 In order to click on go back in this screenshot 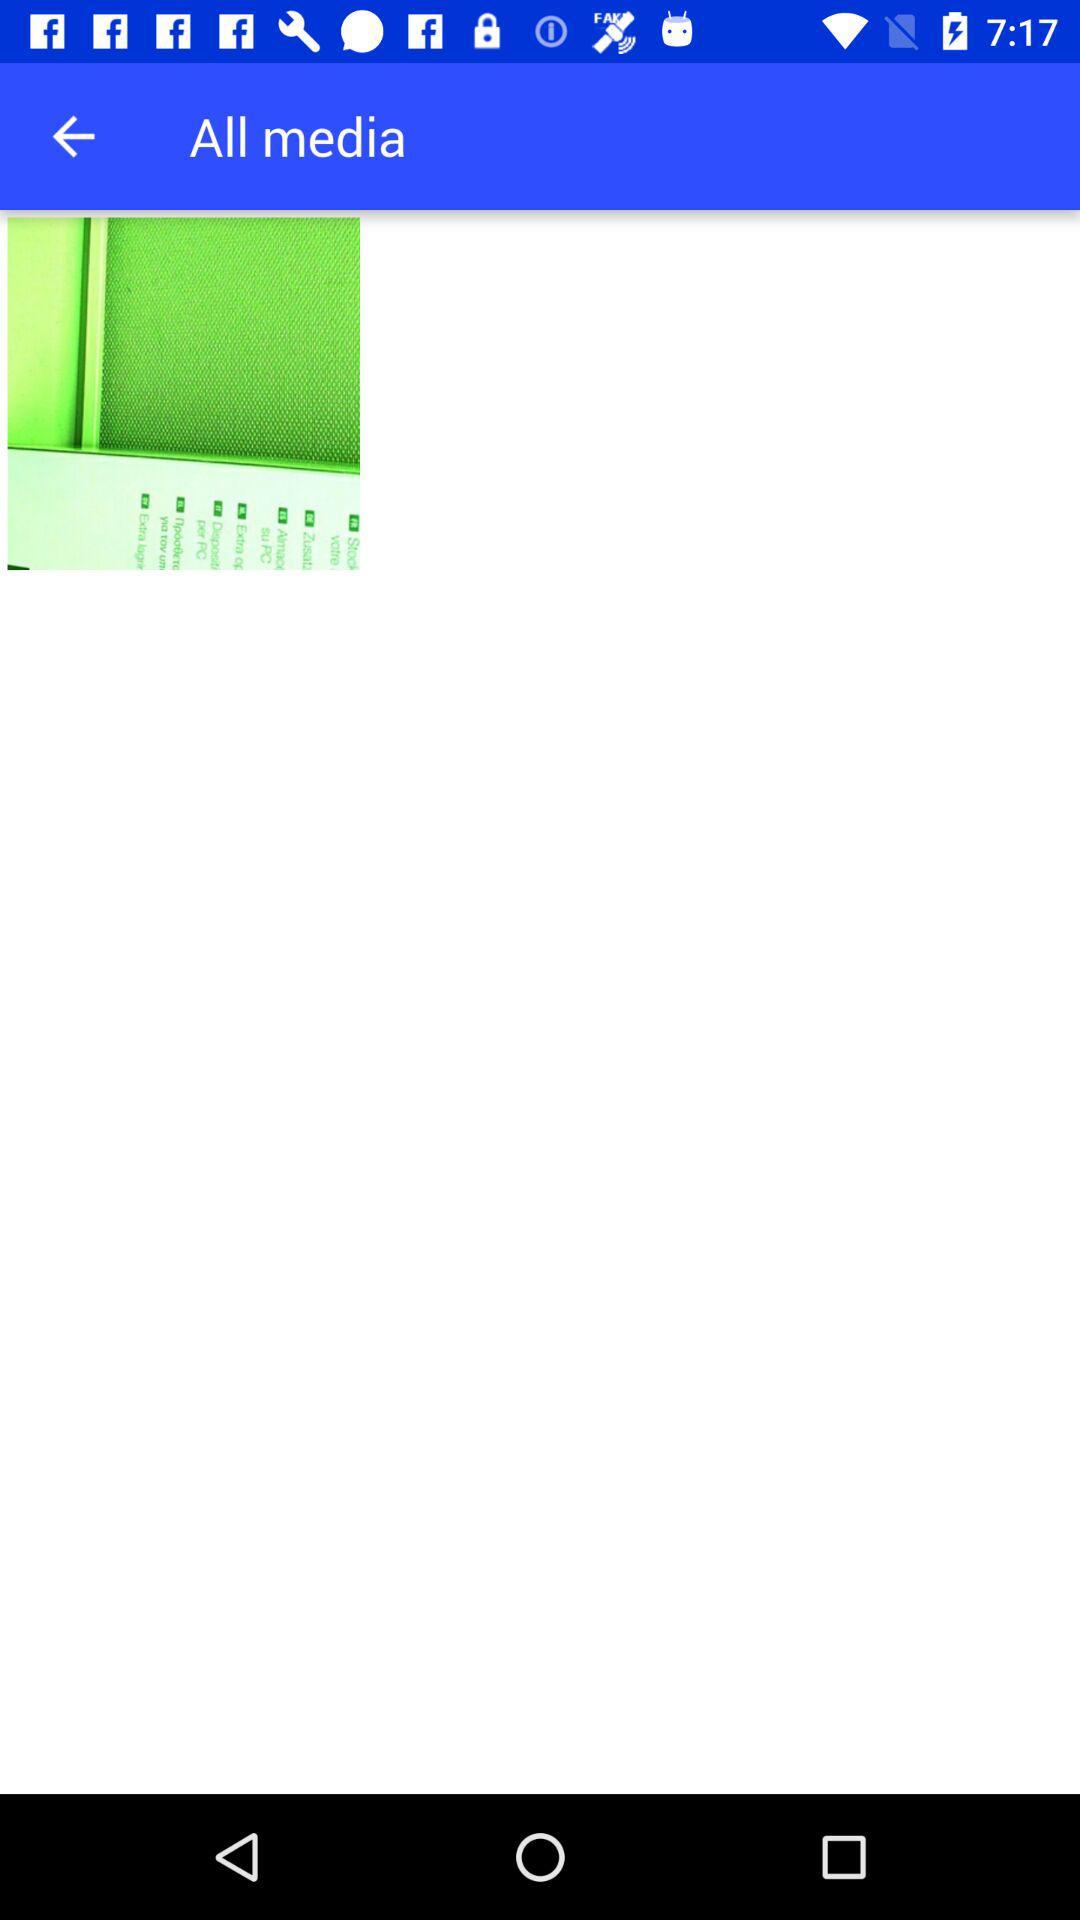, I will do `click(72, 135)`.